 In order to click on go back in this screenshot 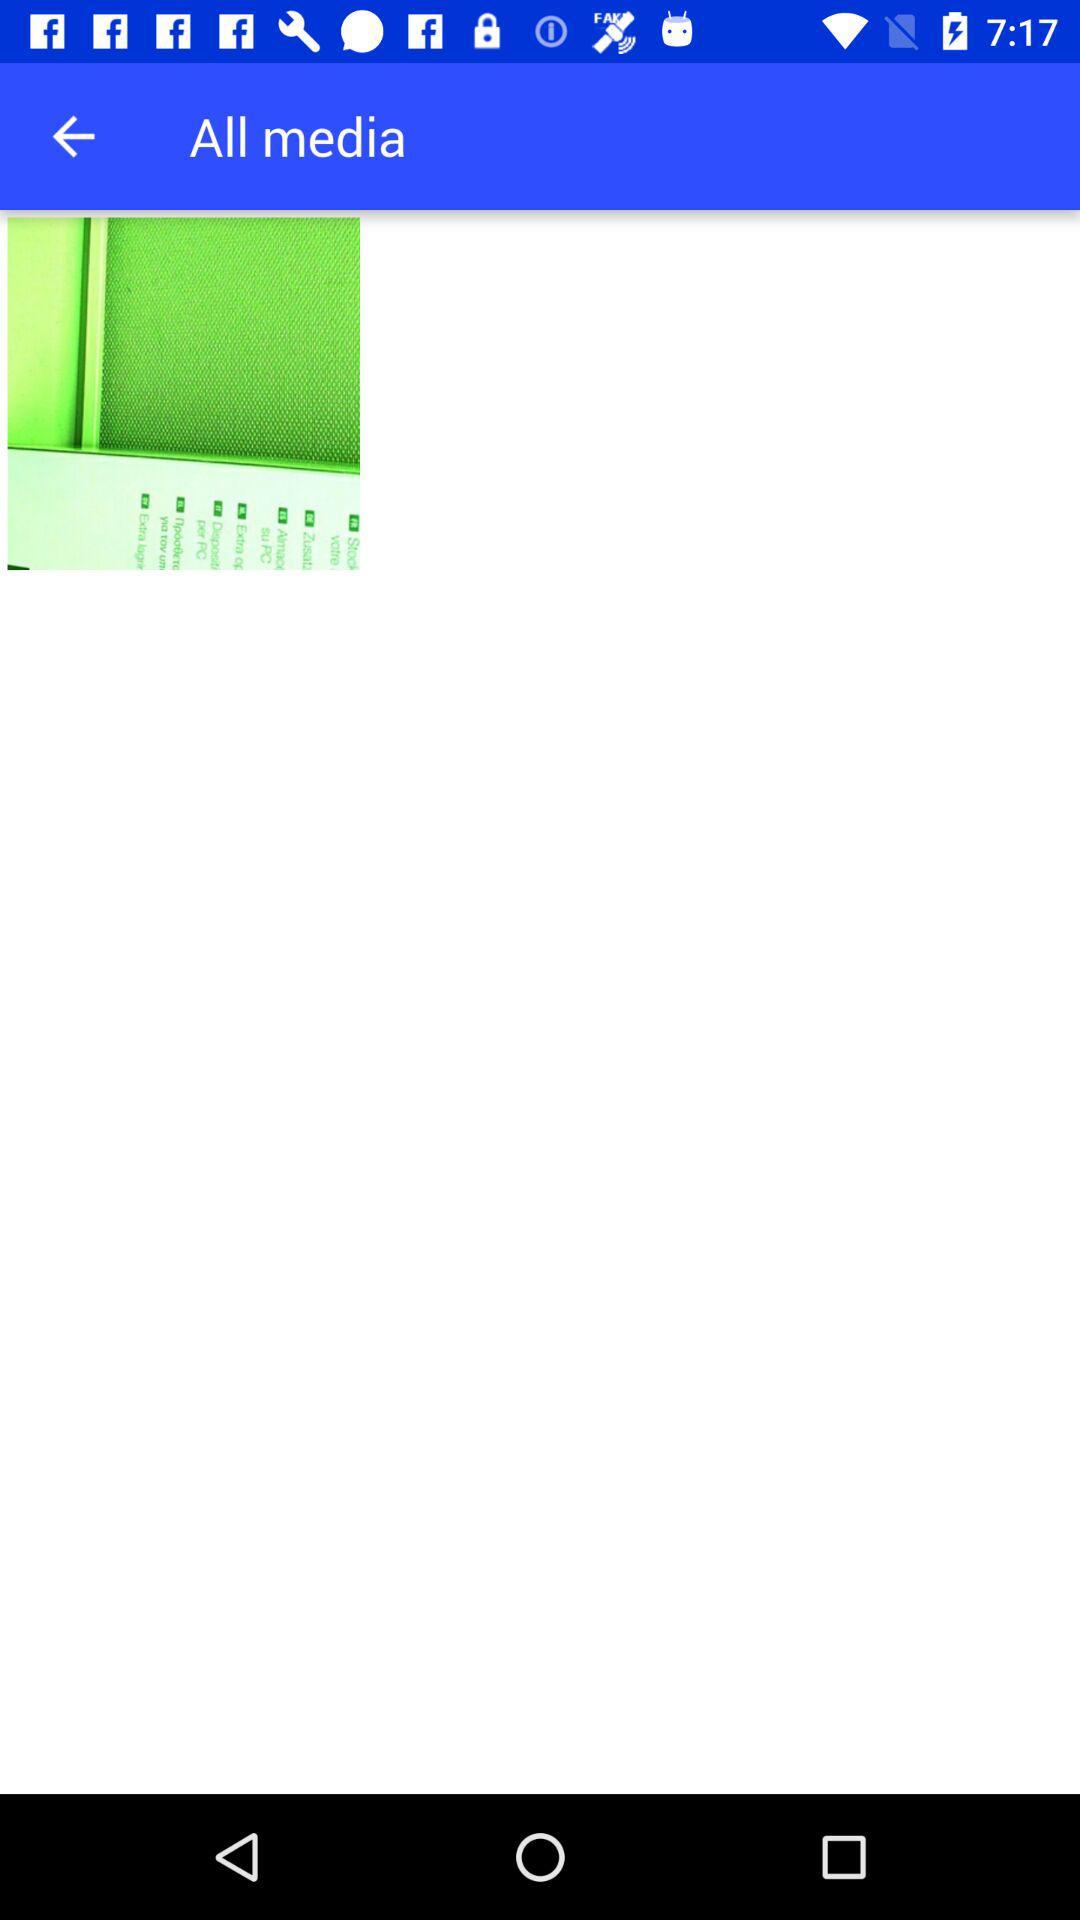, I will do `click(72, 135)`.